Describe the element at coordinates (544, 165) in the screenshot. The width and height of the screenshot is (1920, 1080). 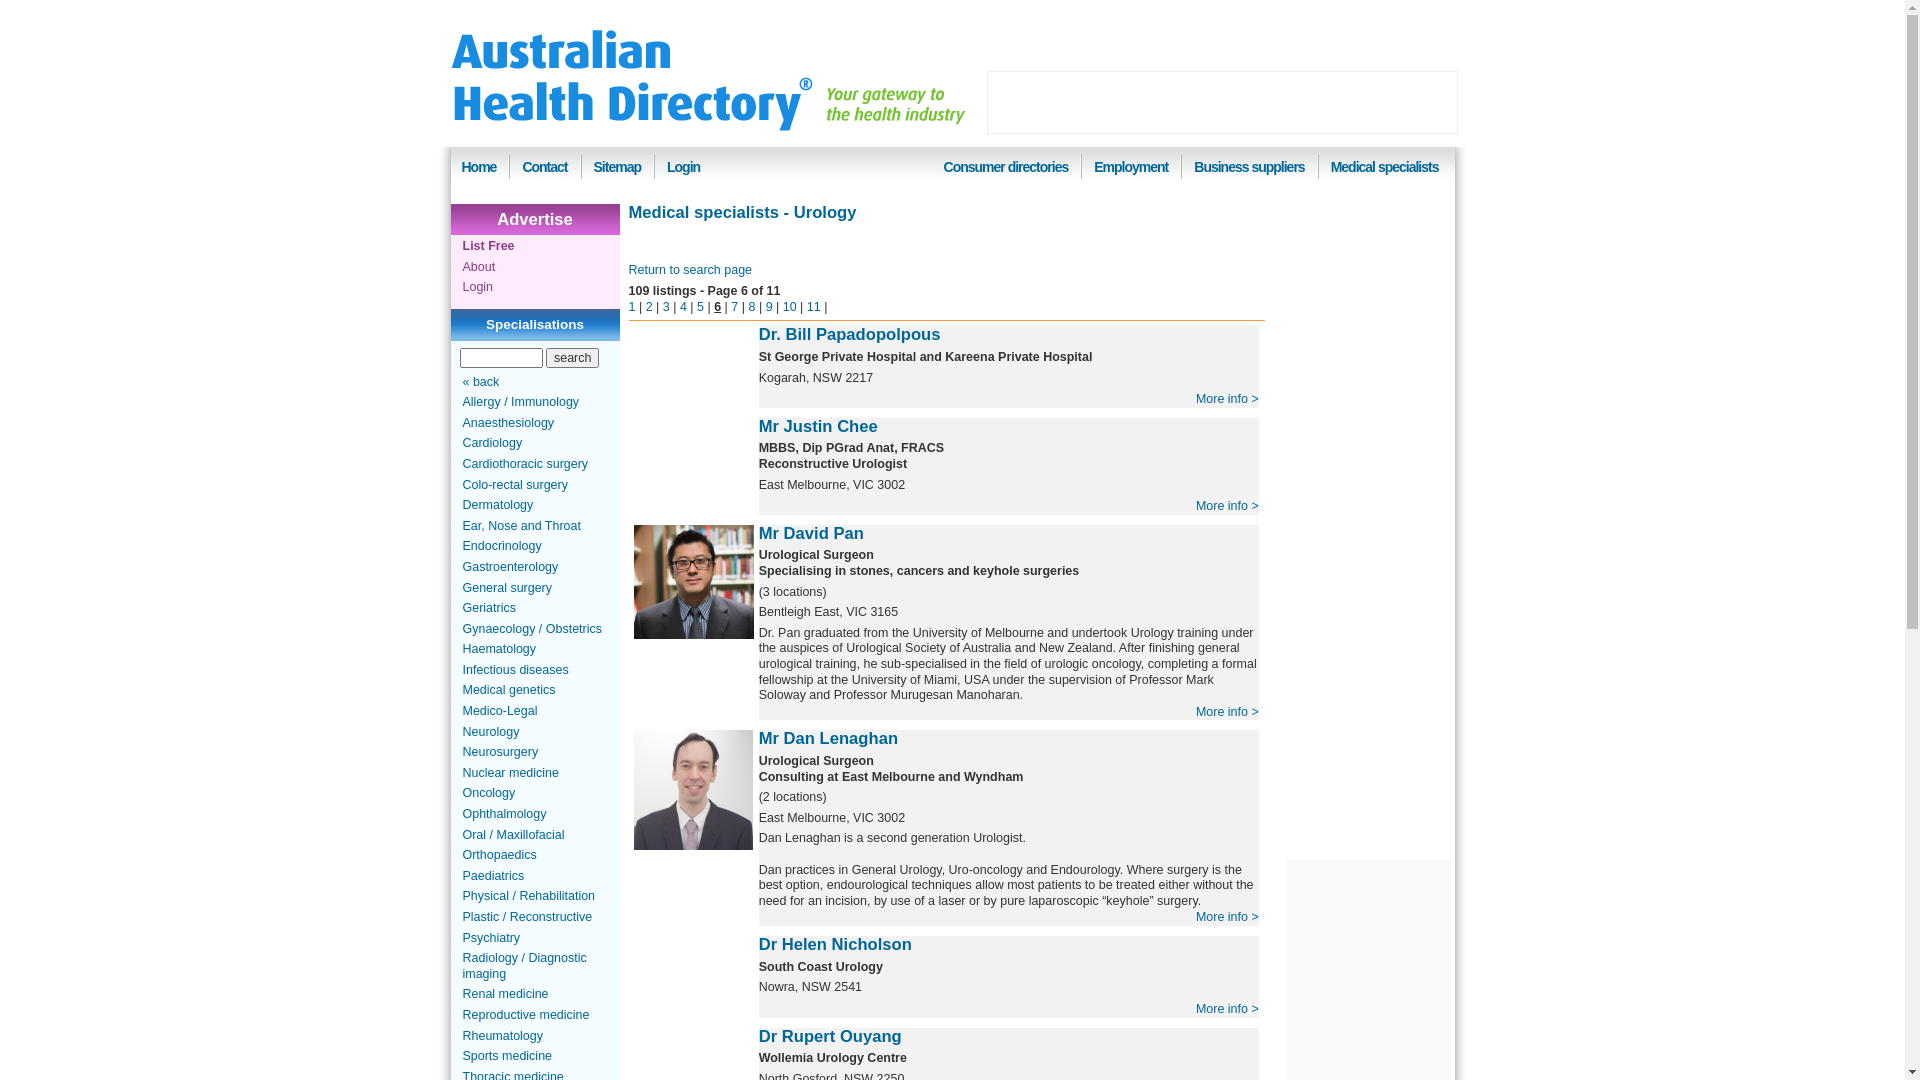
I see `'Contact'` at that location.